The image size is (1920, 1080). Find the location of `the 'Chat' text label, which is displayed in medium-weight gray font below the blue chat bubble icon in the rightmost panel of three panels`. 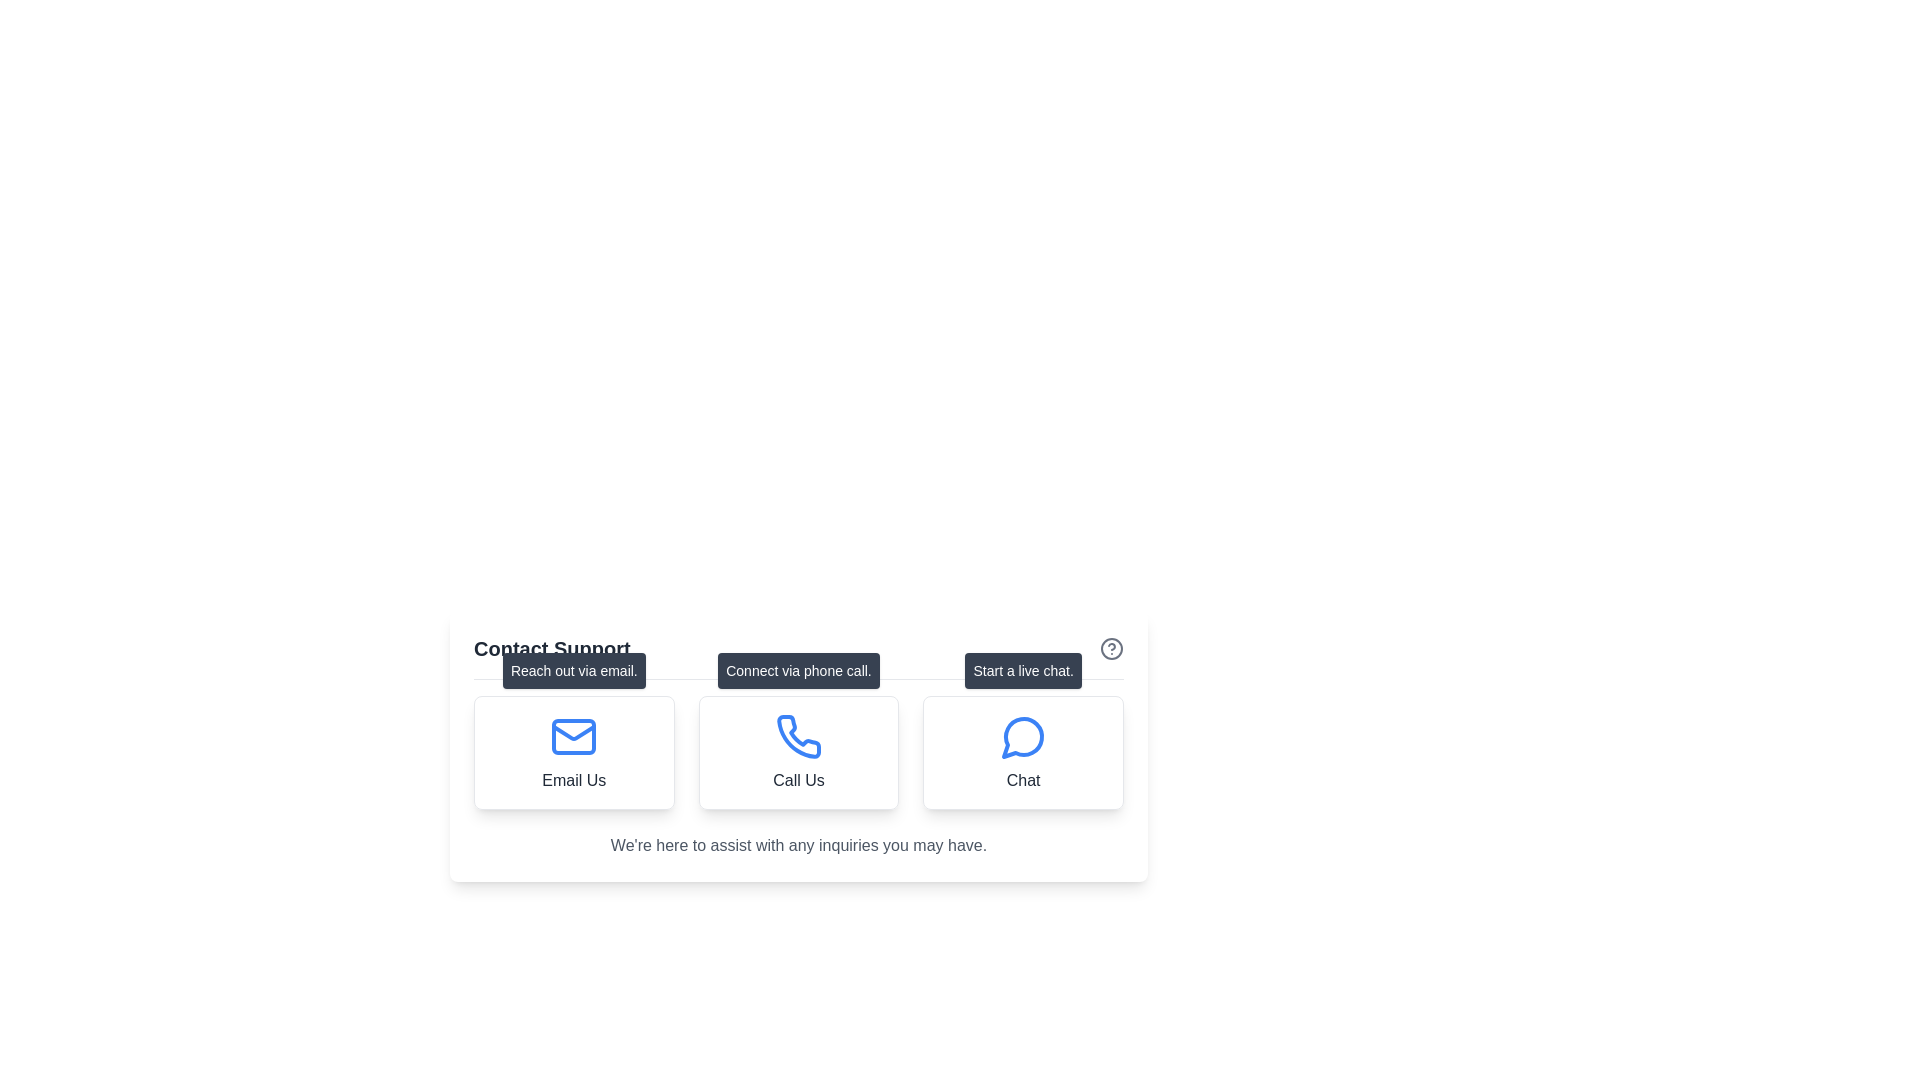

the 'Chat' text label, which is displayed in medium-weight gray font below the blue chat bubble icon in the rightmost panel of three panels is located at coordinates (1023, 779).